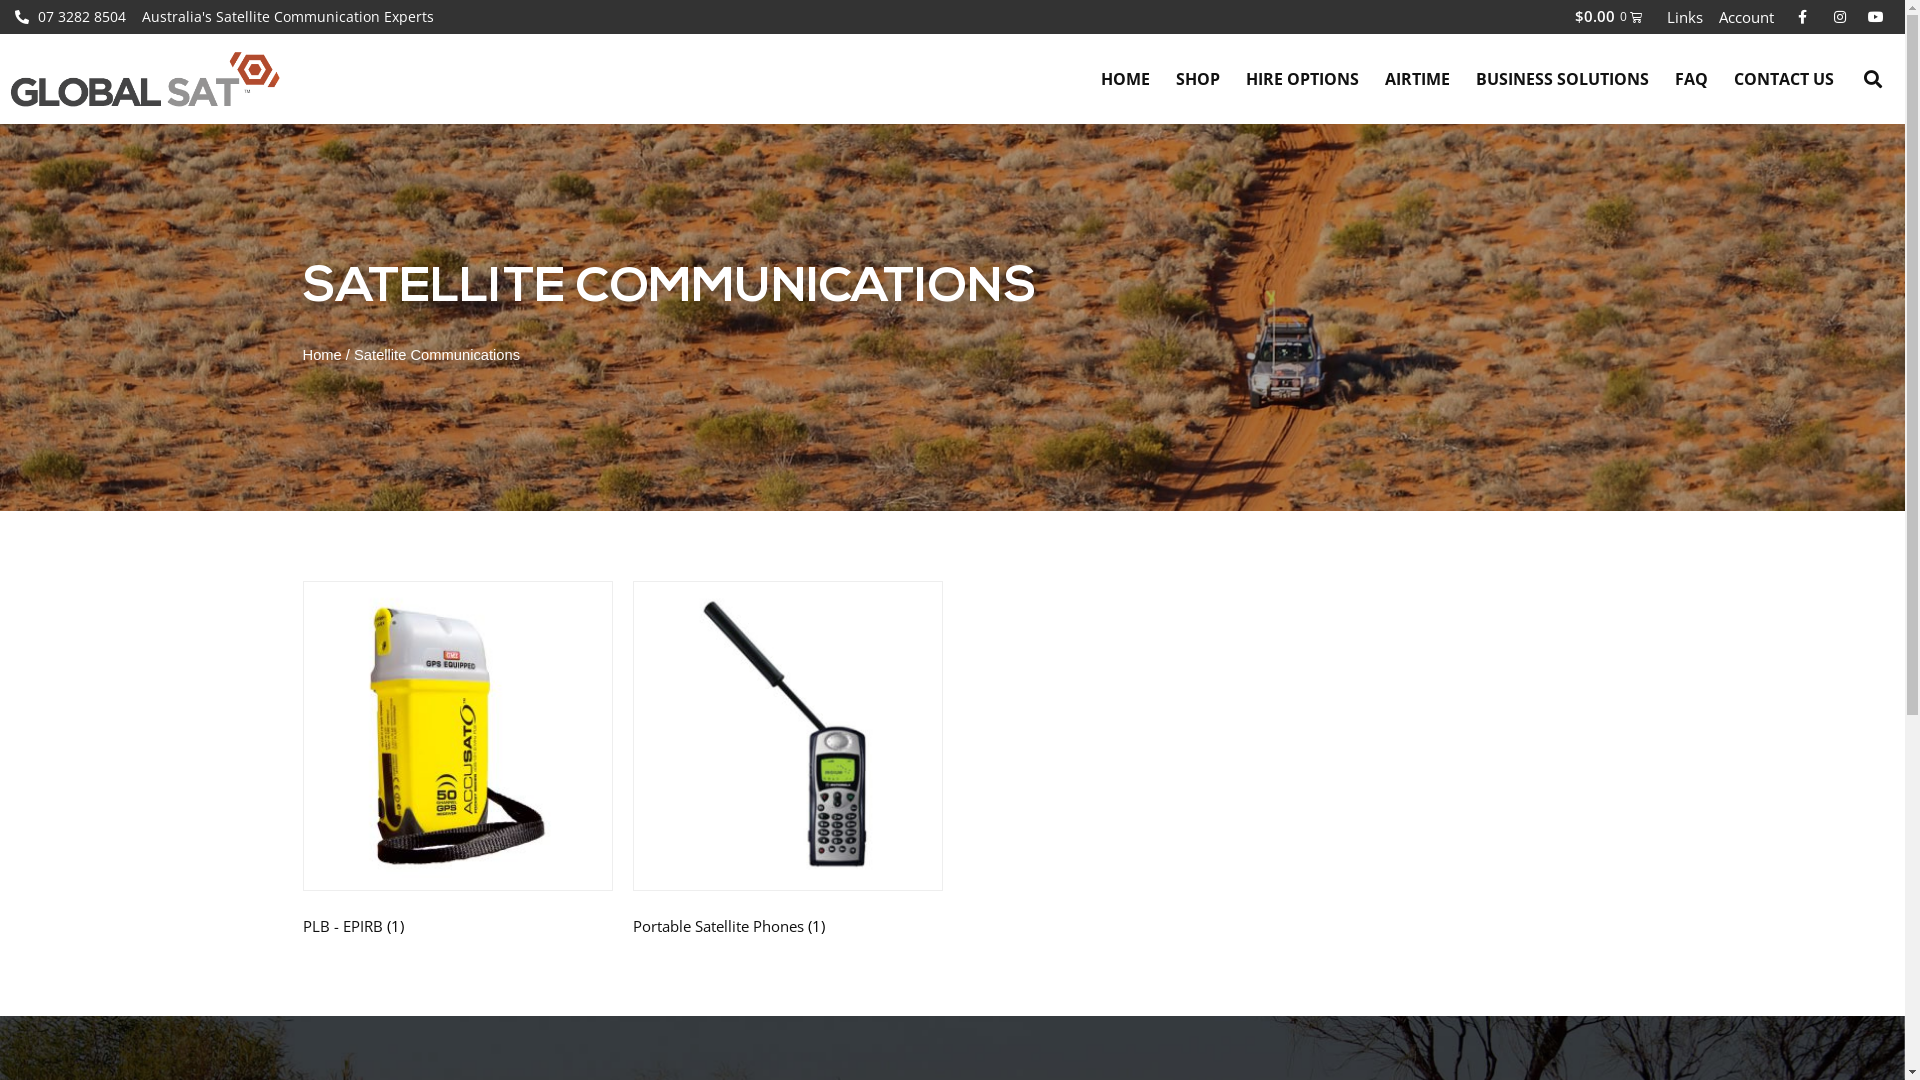 This screenshot has height=1080, width=1920. Describe the element at coordinates (1561, 77) in the screenshot. I see `'BUSINESS SOLUTIONS'` at that location.